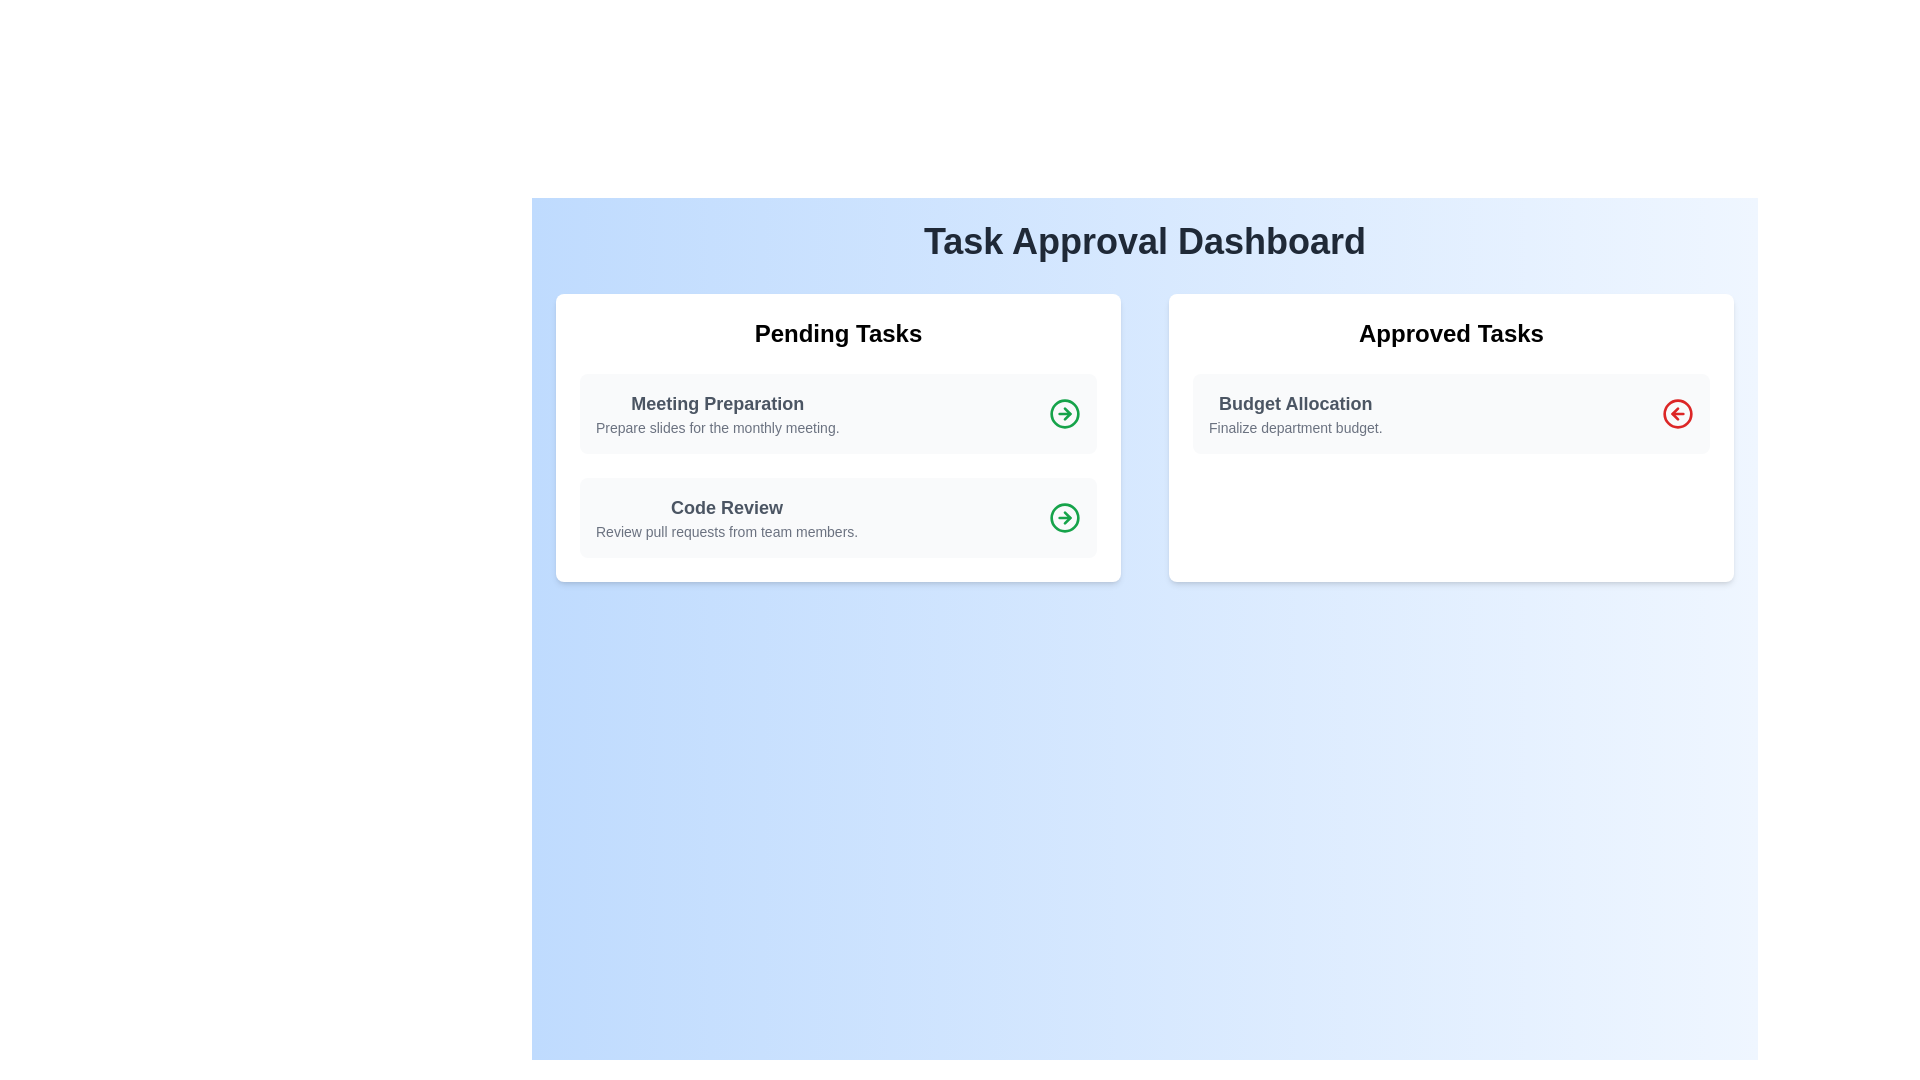 This screenshot has height=1080, width=1920. What do you see at coordinates (717, 412) in the screenshot?
I see `the text block titled 'Meeting Preparation', which is located in the 'Pending Tasks' section of the 'Task Approval Dashboard'` at bounding box center [717, 412].